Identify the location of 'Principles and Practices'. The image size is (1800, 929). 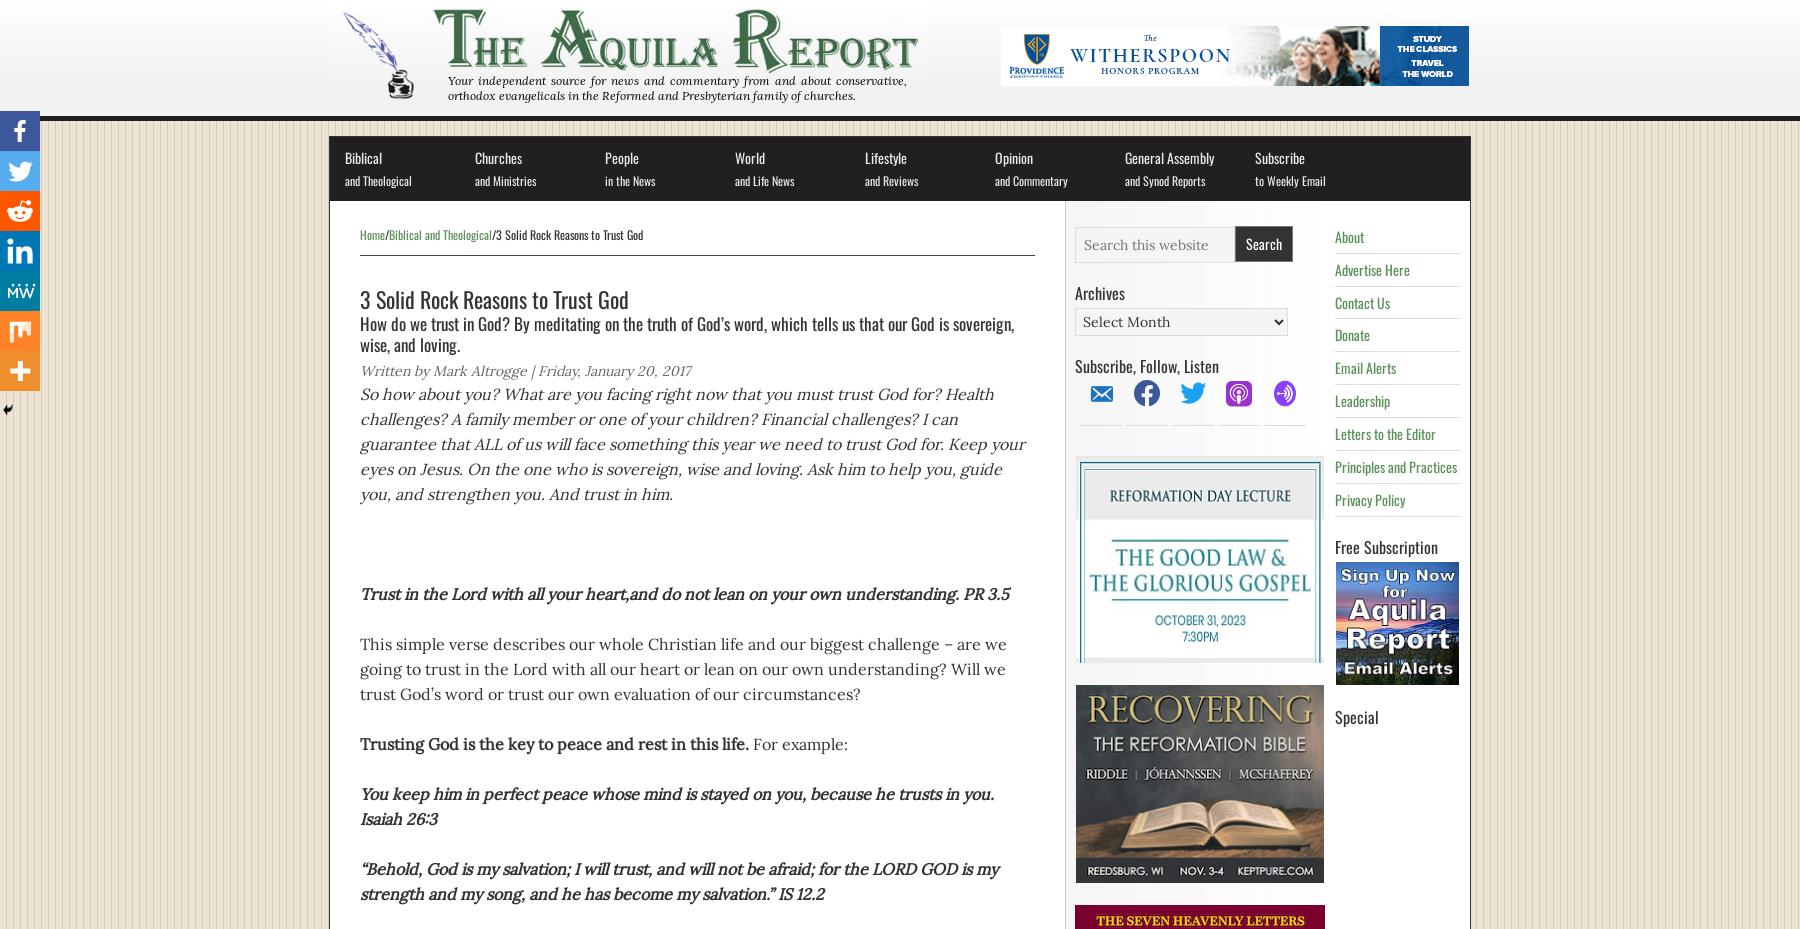
(1395, 464).